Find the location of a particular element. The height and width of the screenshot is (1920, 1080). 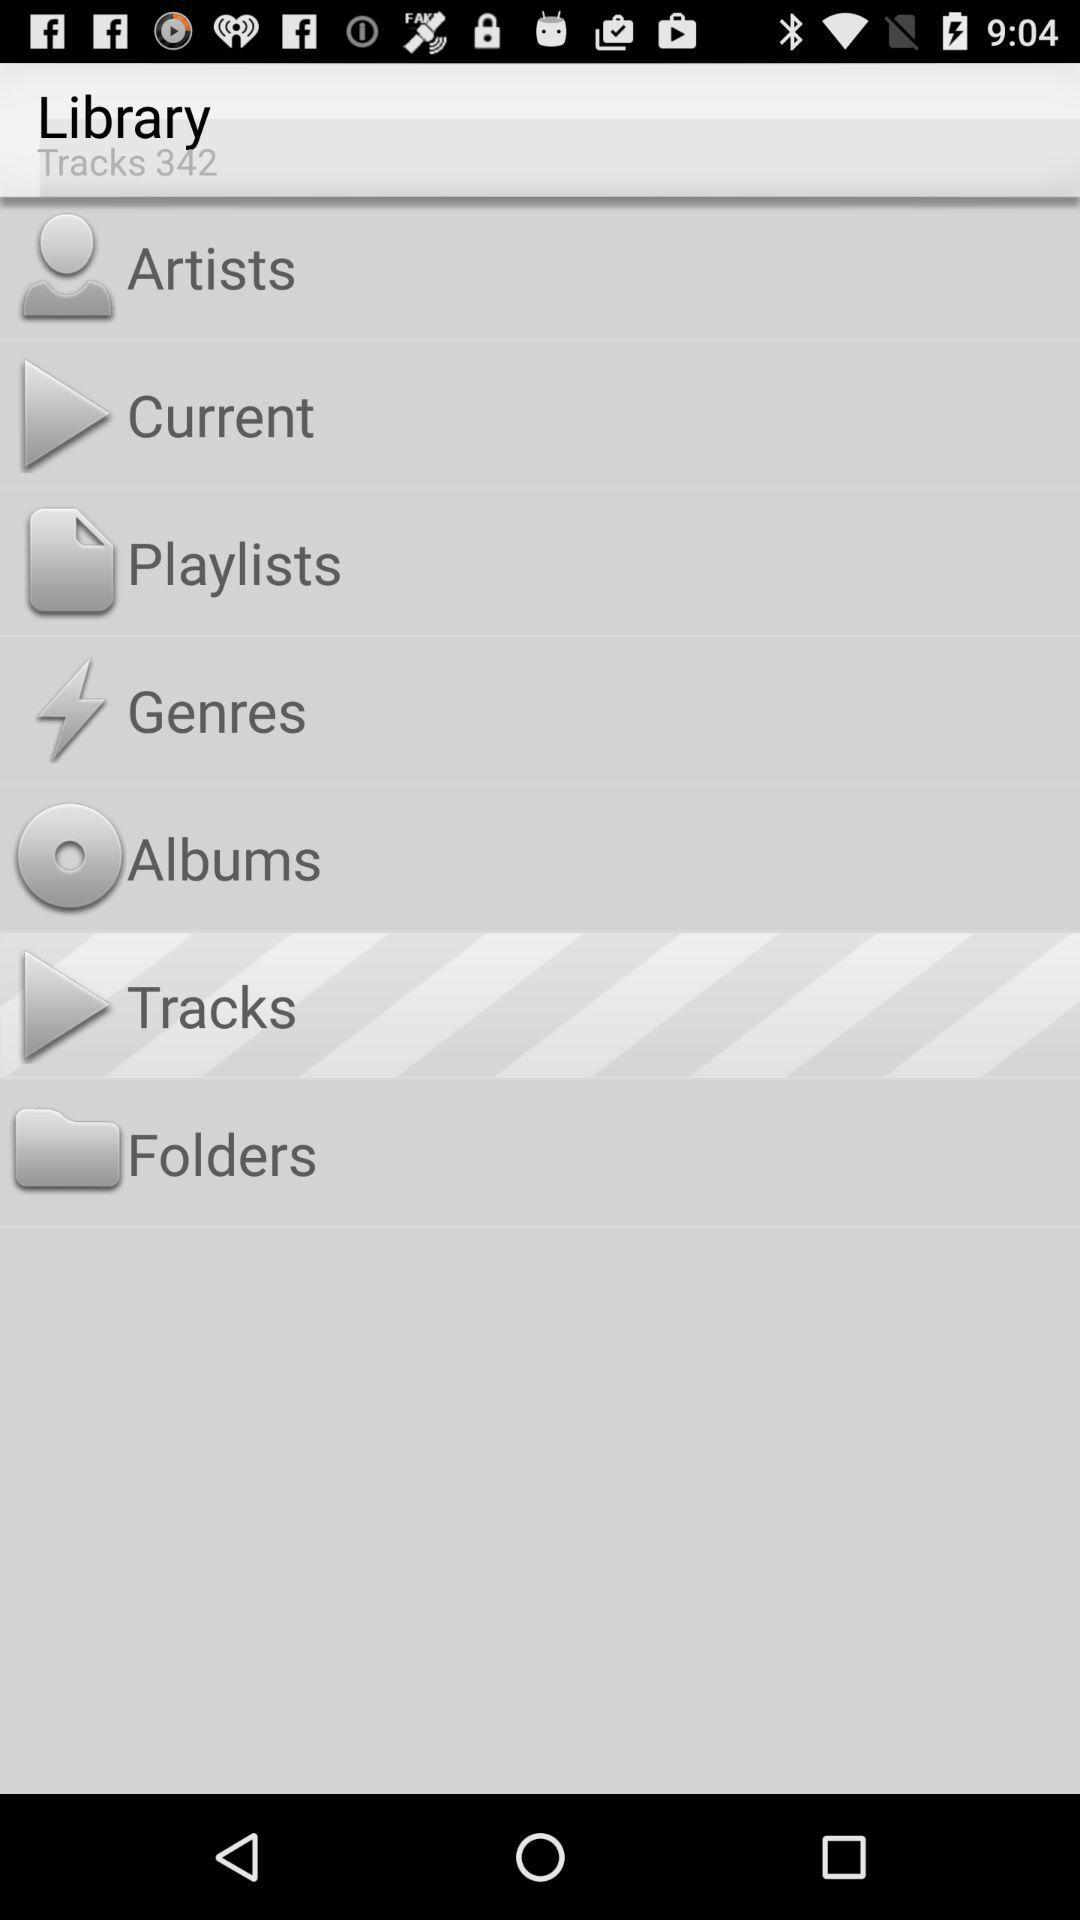

the albums app is located at coordinates (598, 857).